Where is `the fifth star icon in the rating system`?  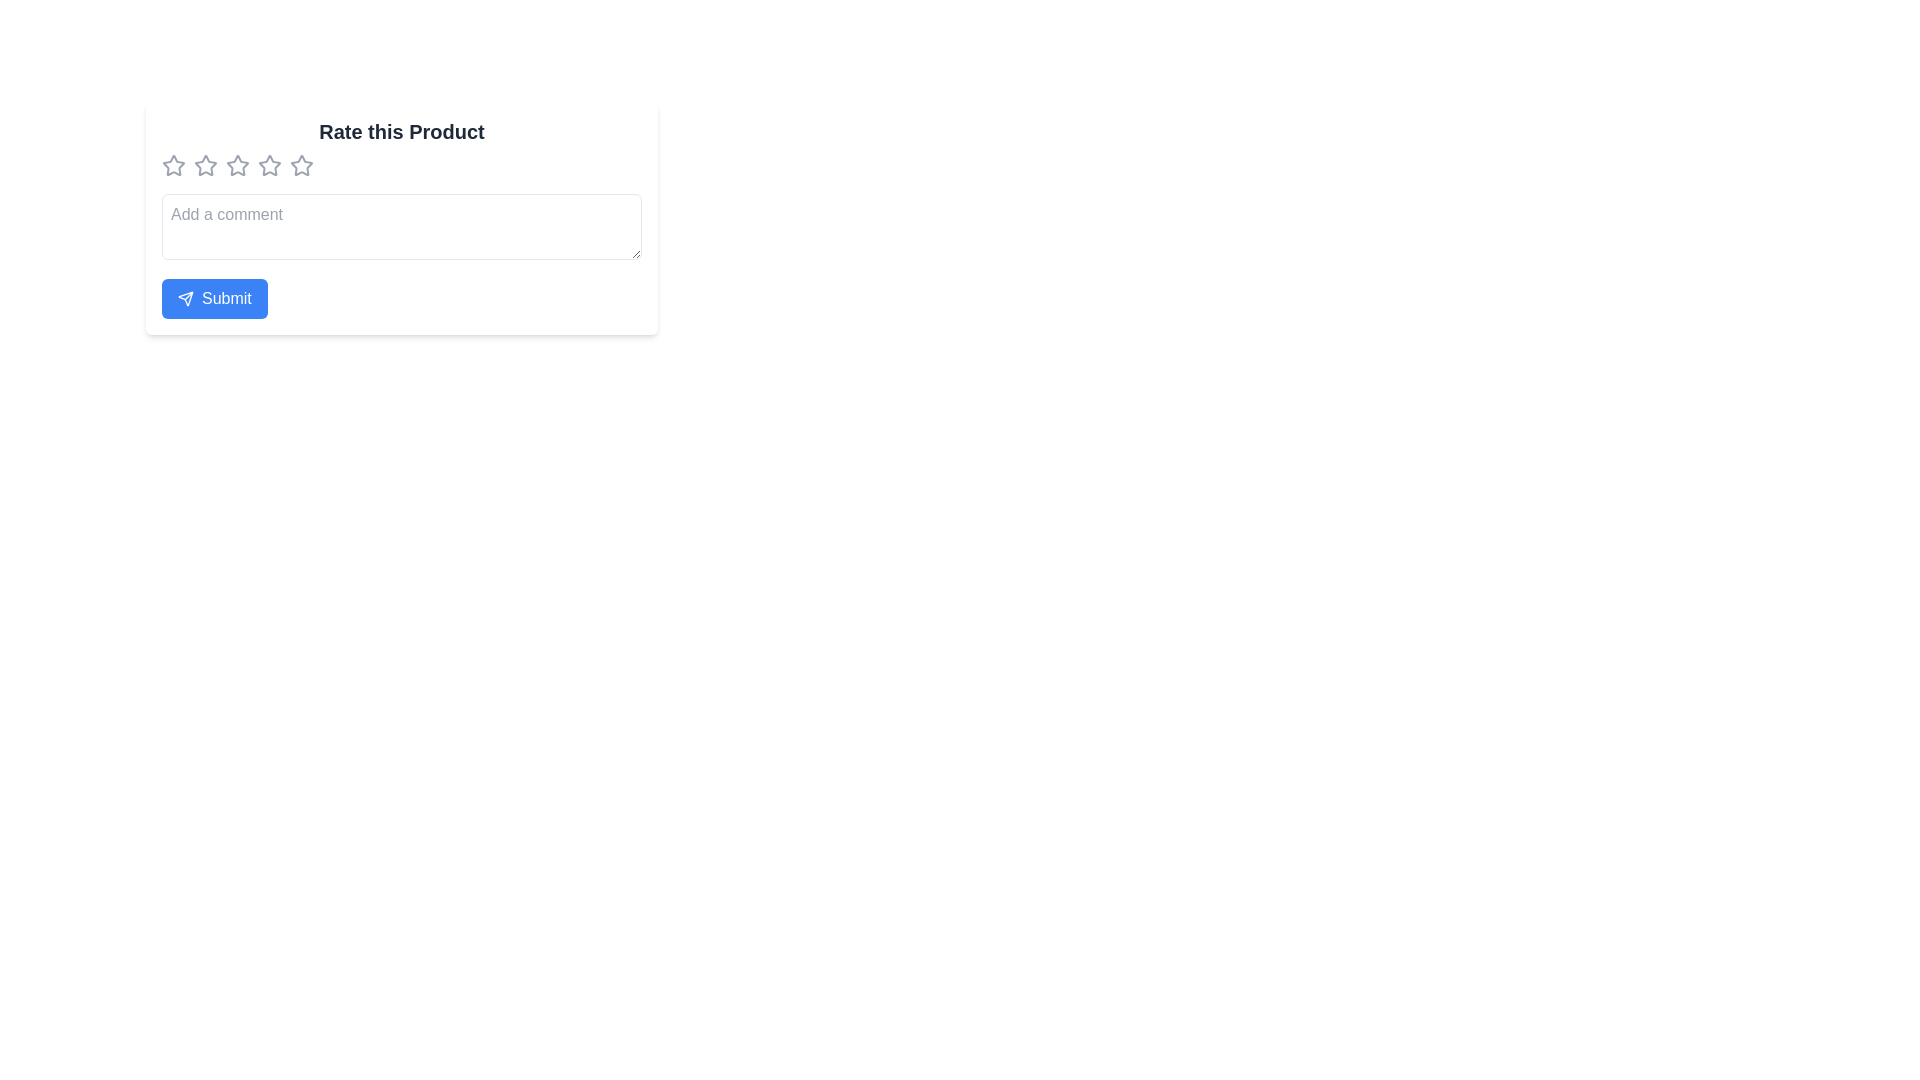 the fifth star icon in the rating system is located at coordinates (301, 164).